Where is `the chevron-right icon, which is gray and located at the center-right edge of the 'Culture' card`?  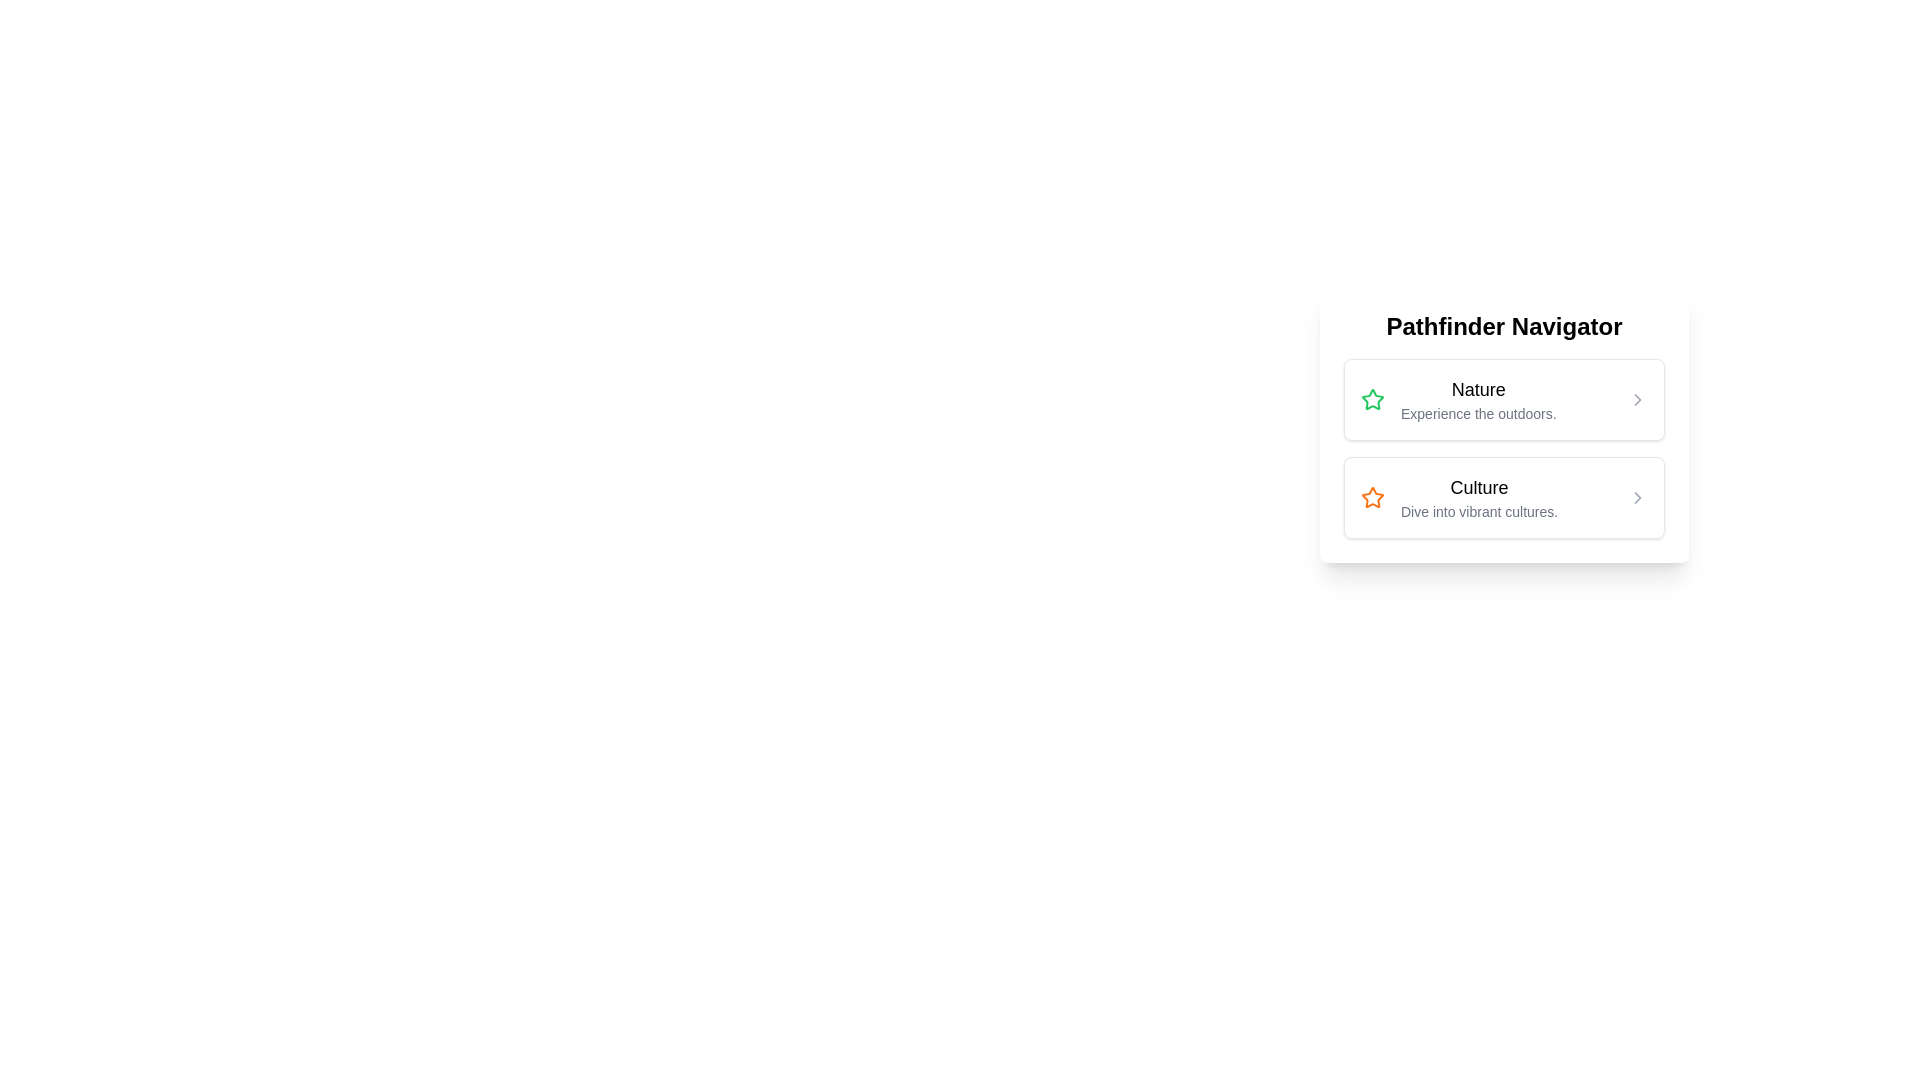
the chevron-right icon, which is gray and located at the center-right edge of the 'Culture' card is located at coordinates (1637, 496).